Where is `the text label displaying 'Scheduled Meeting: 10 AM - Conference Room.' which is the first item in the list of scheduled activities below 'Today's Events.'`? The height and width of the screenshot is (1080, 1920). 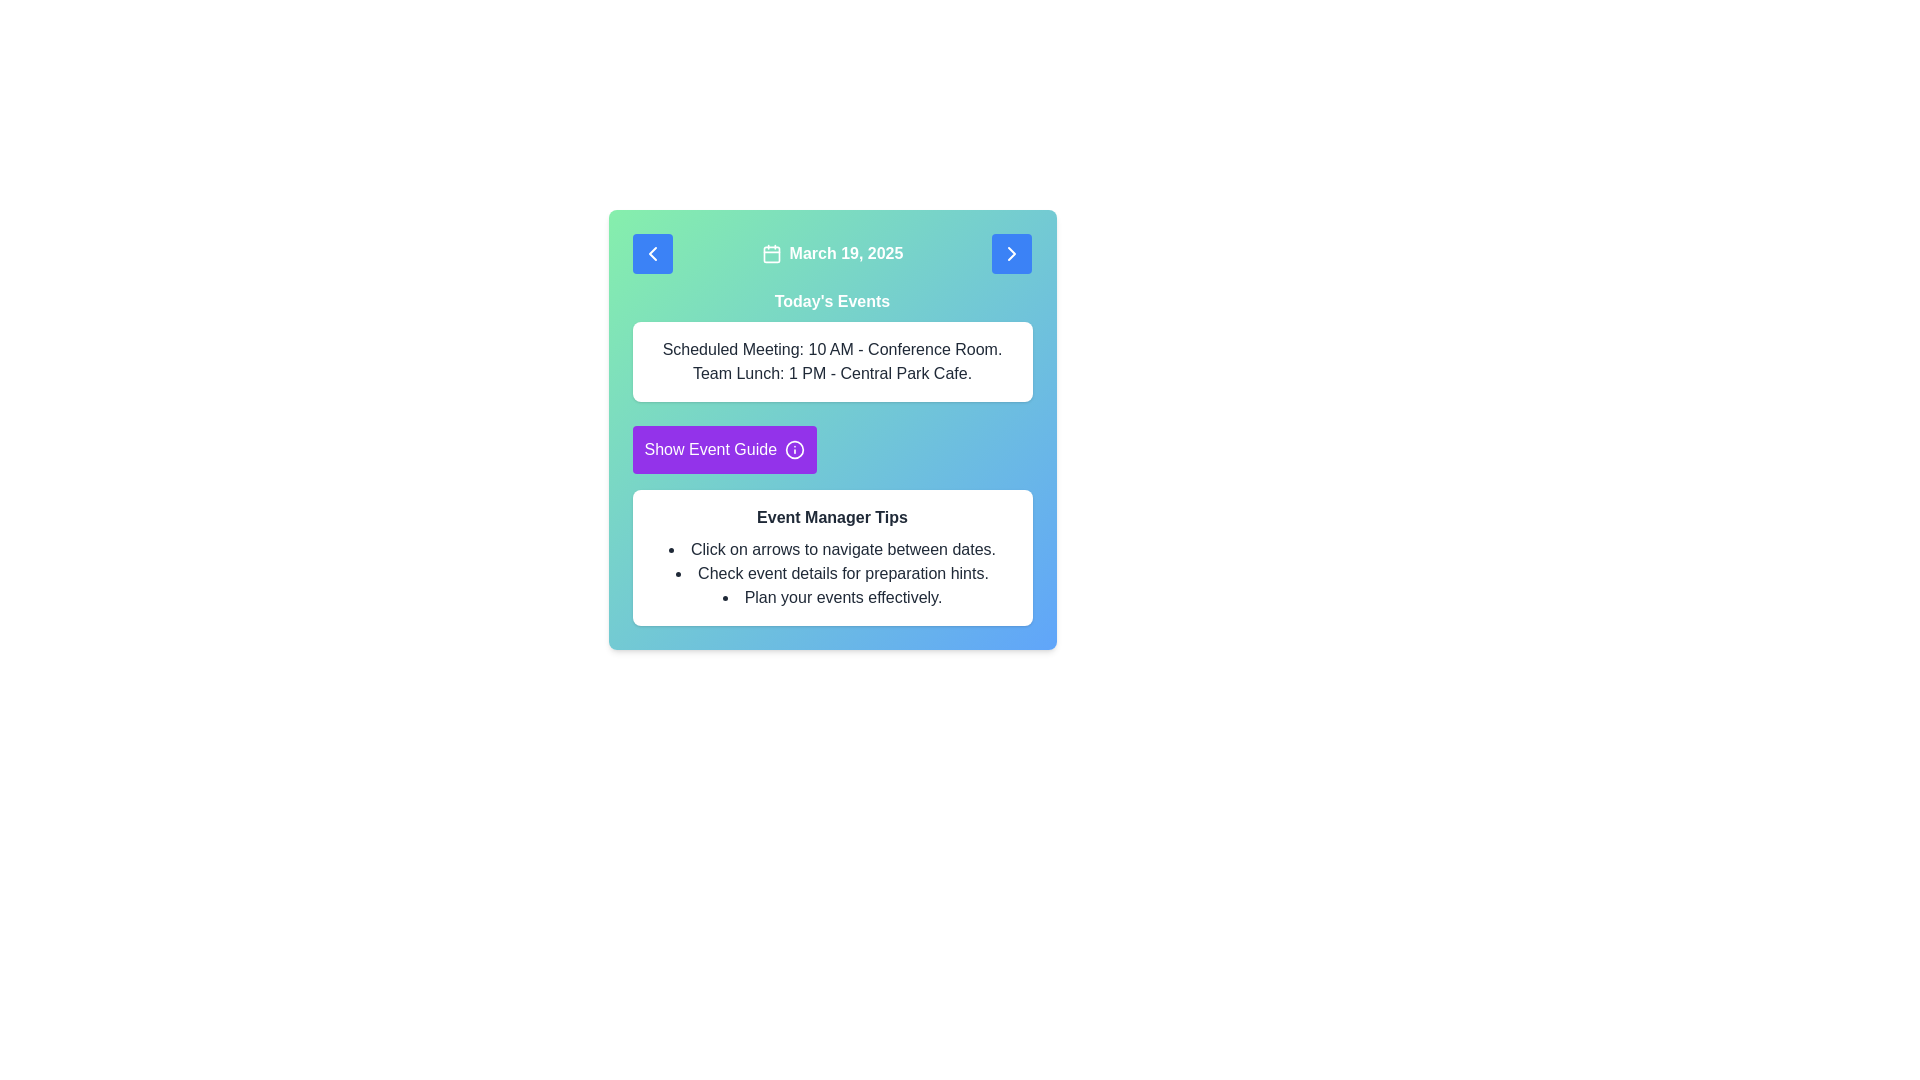 the text label displaying 'Scheduled Meeting: 10 AM - Conference Room.' which is the first item in the list of scheduled activities below 'Today's Events.' is located at coordinates (832, 349).